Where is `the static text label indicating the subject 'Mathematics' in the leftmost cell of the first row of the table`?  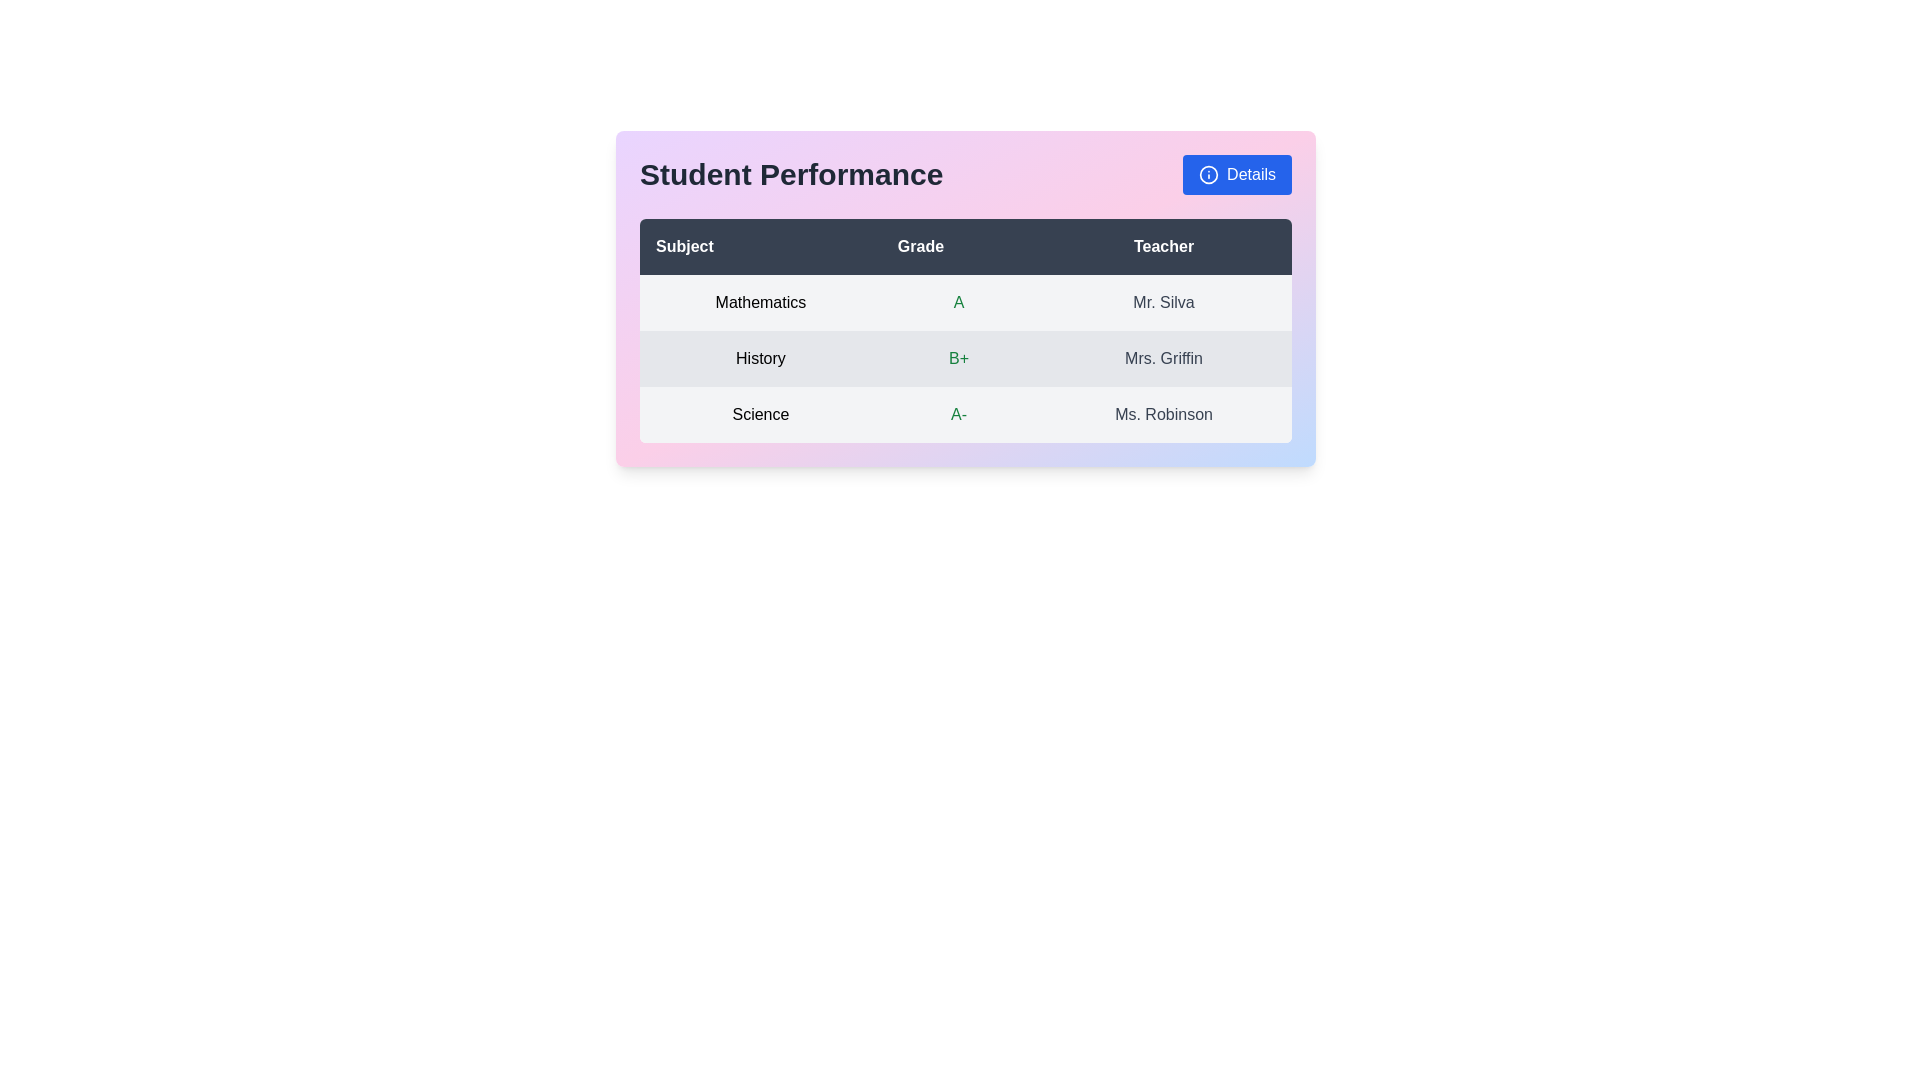 the static text label indicating the subject 'Mathematics' in the leftmost cell of the first row of the table is located at coordinates (759, 303).